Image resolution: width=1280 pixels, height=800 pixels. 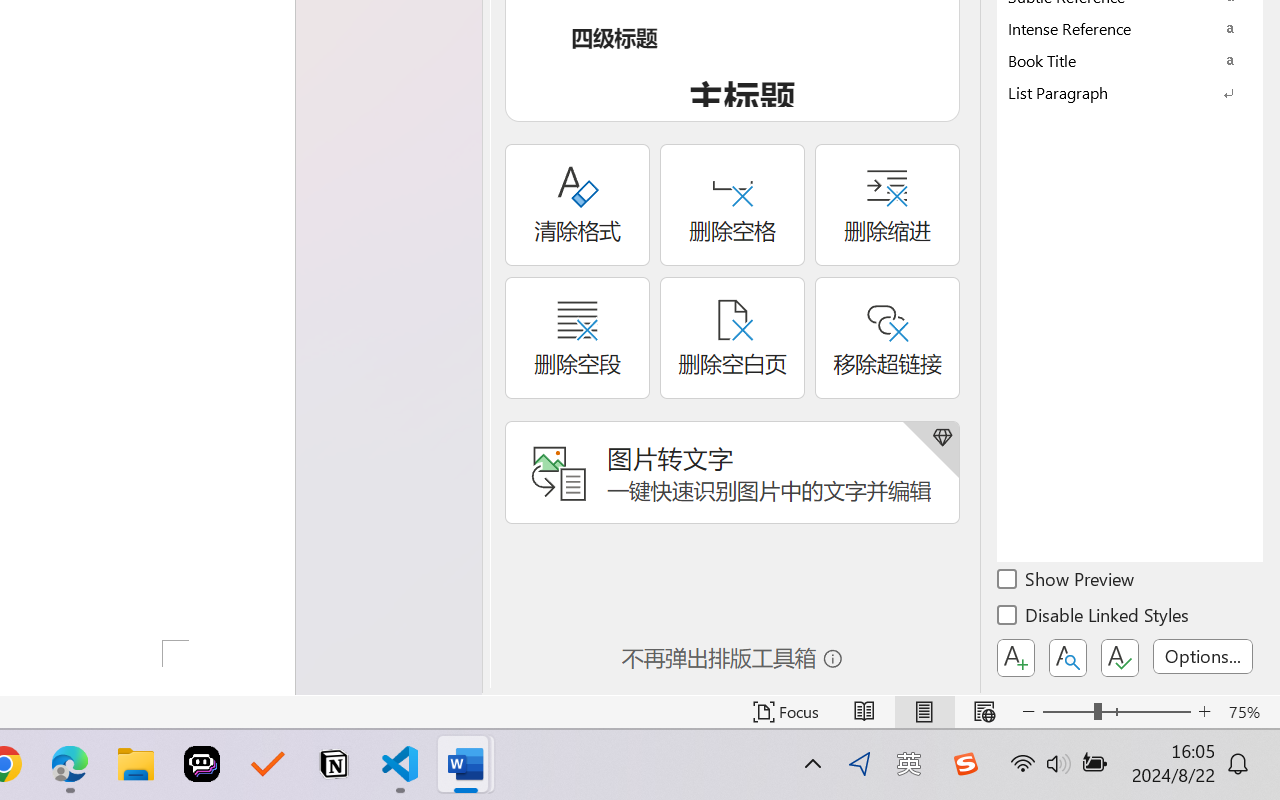 I want to click on 'Options...', so click(x=1202, y=655).